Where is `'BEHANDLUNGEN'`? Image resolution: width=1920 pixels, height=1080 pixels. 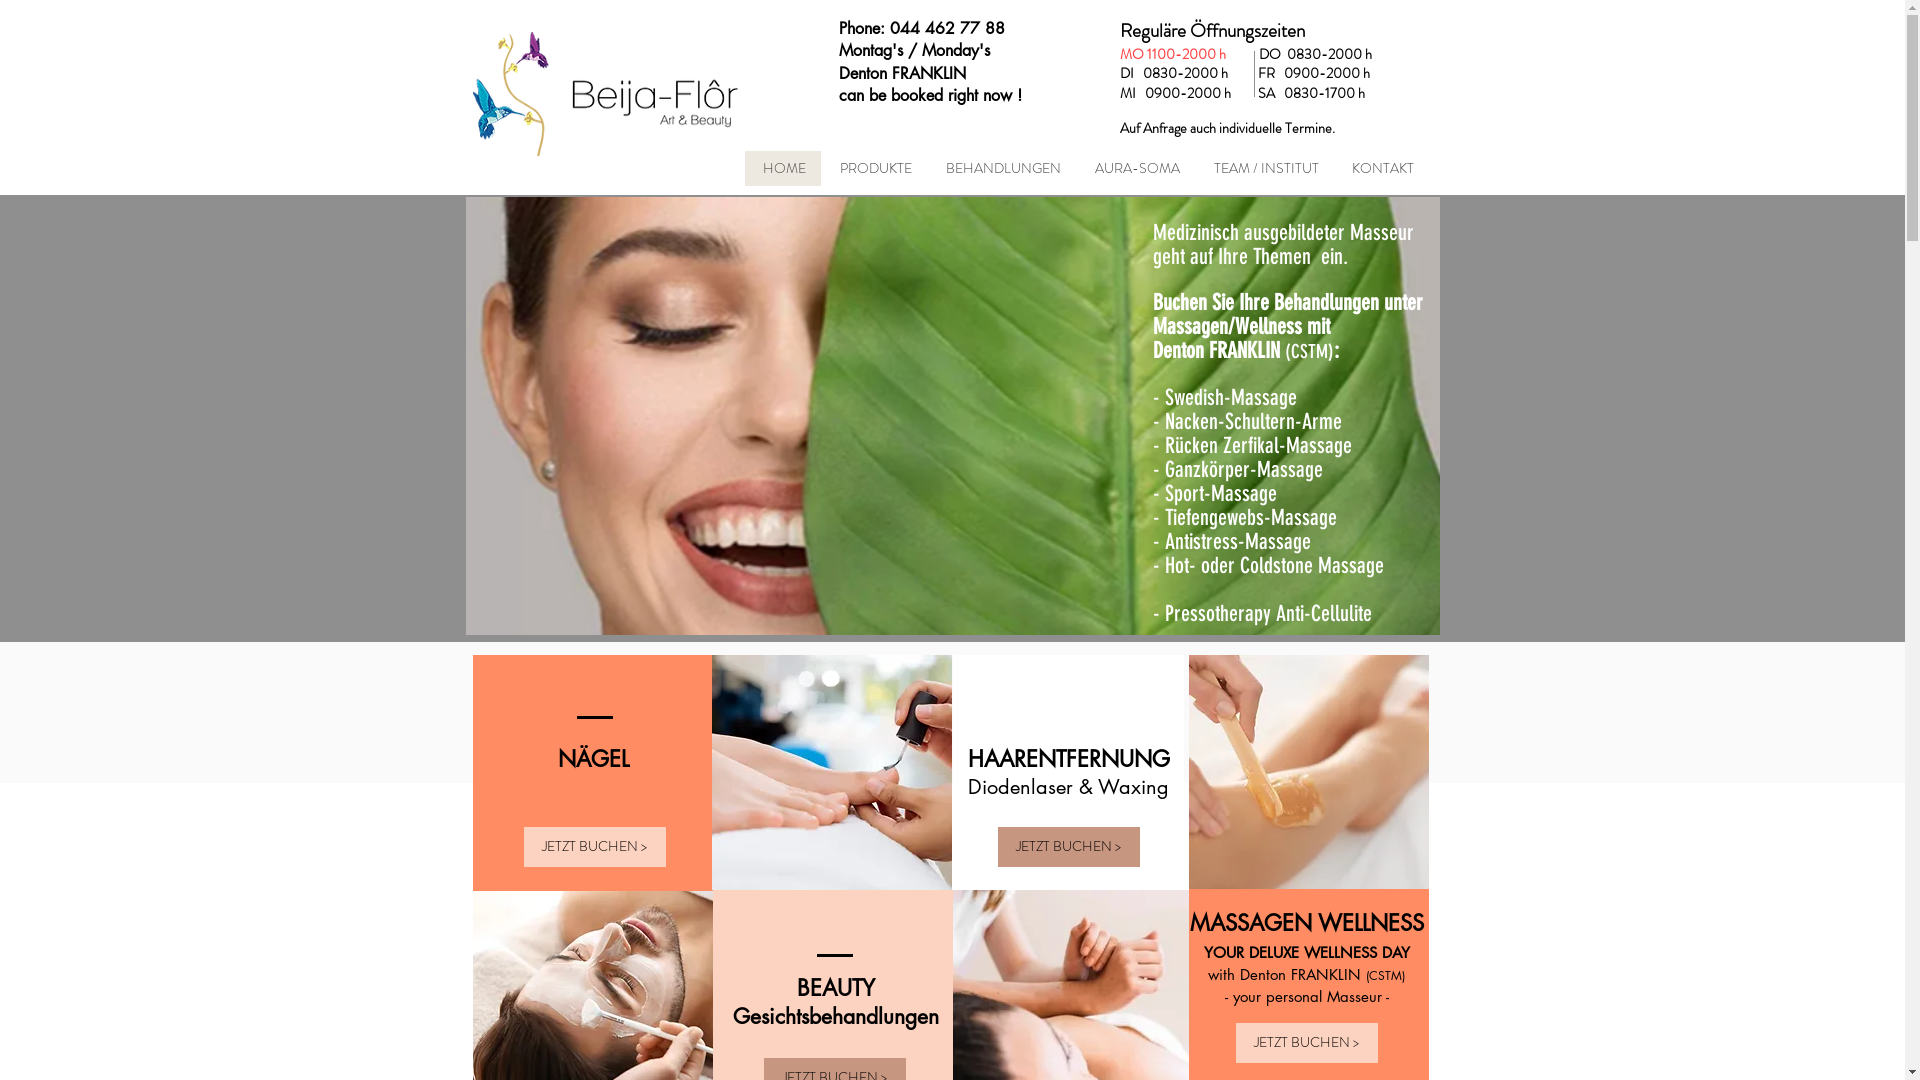
'BEHANDLUNGEN' is located at coordinates (1000, 167).